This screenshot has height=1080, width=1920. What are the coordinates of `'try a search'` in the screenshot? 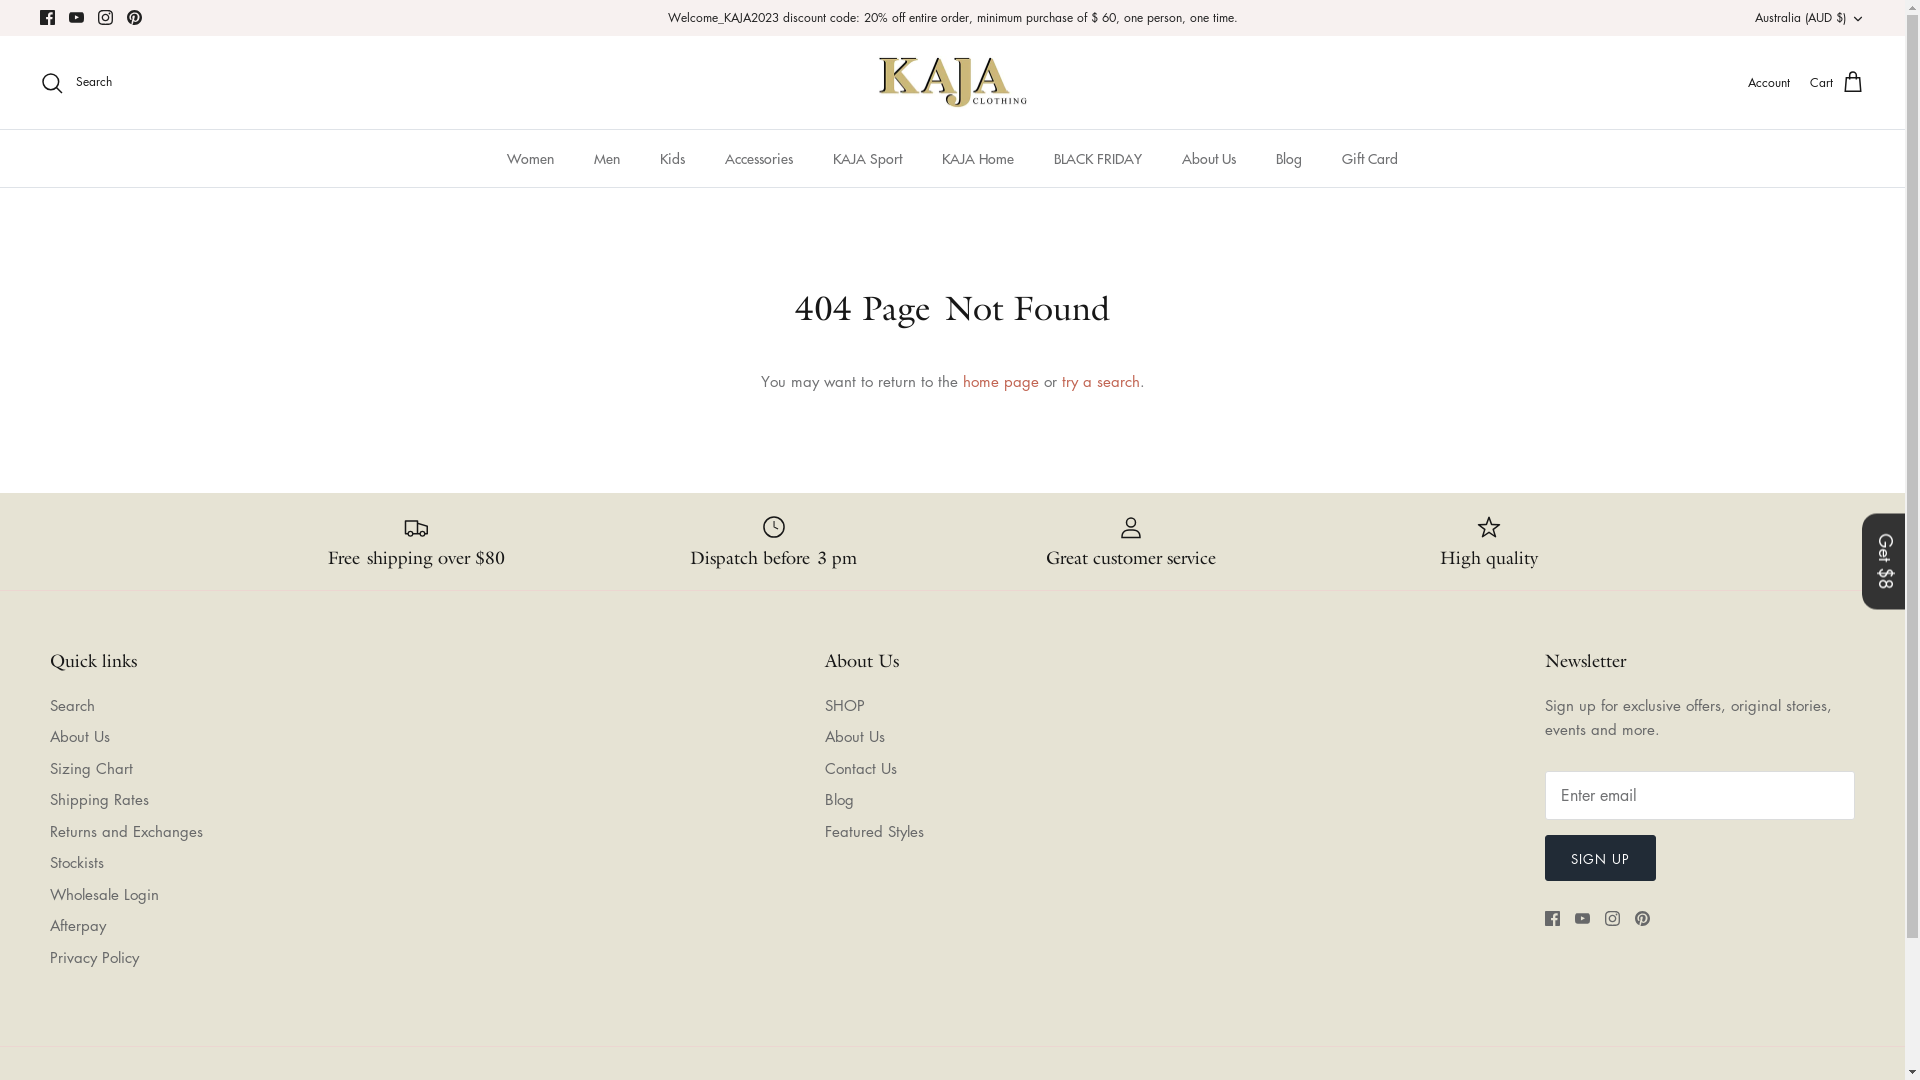 It's located at (1099, 381).